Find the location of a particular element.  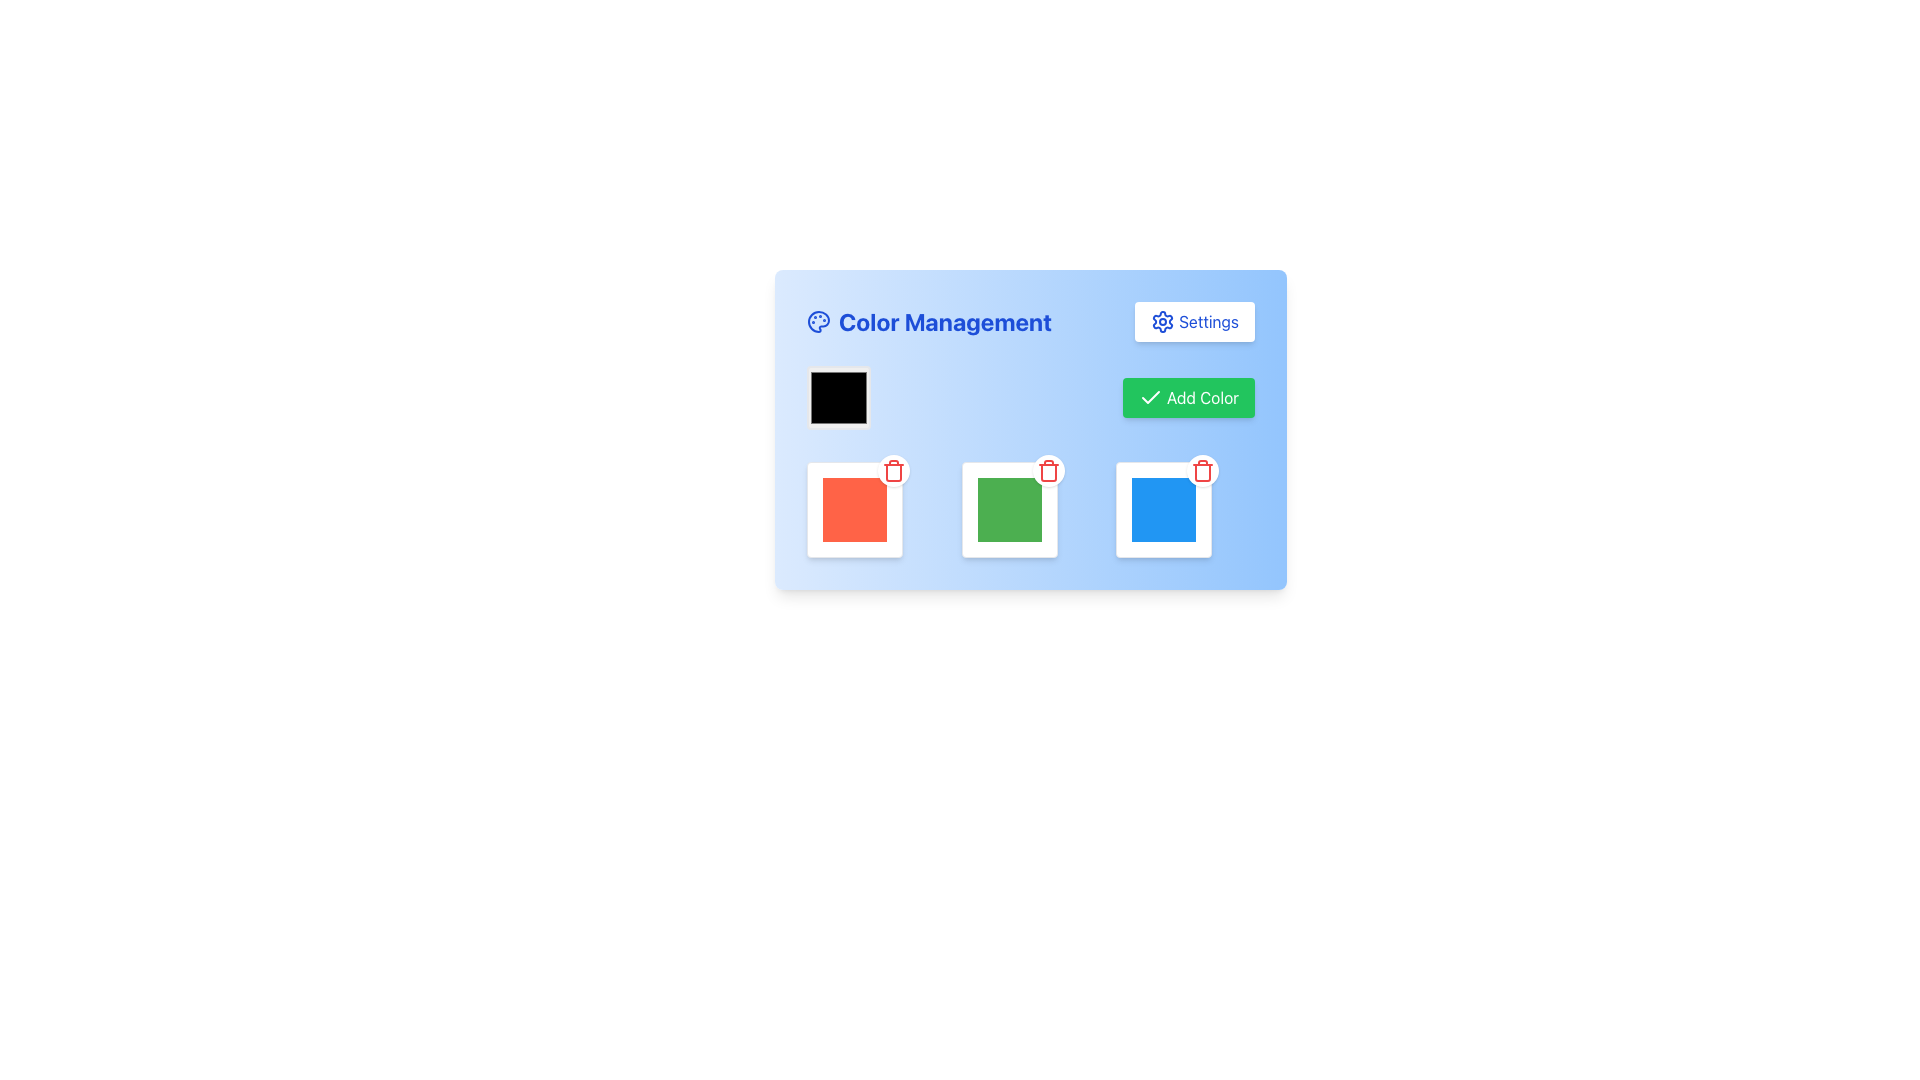

the blue artist's palette icon located to the left of the 'Color Management' title in the header of the blue panel is located at coordinates (819, 320).